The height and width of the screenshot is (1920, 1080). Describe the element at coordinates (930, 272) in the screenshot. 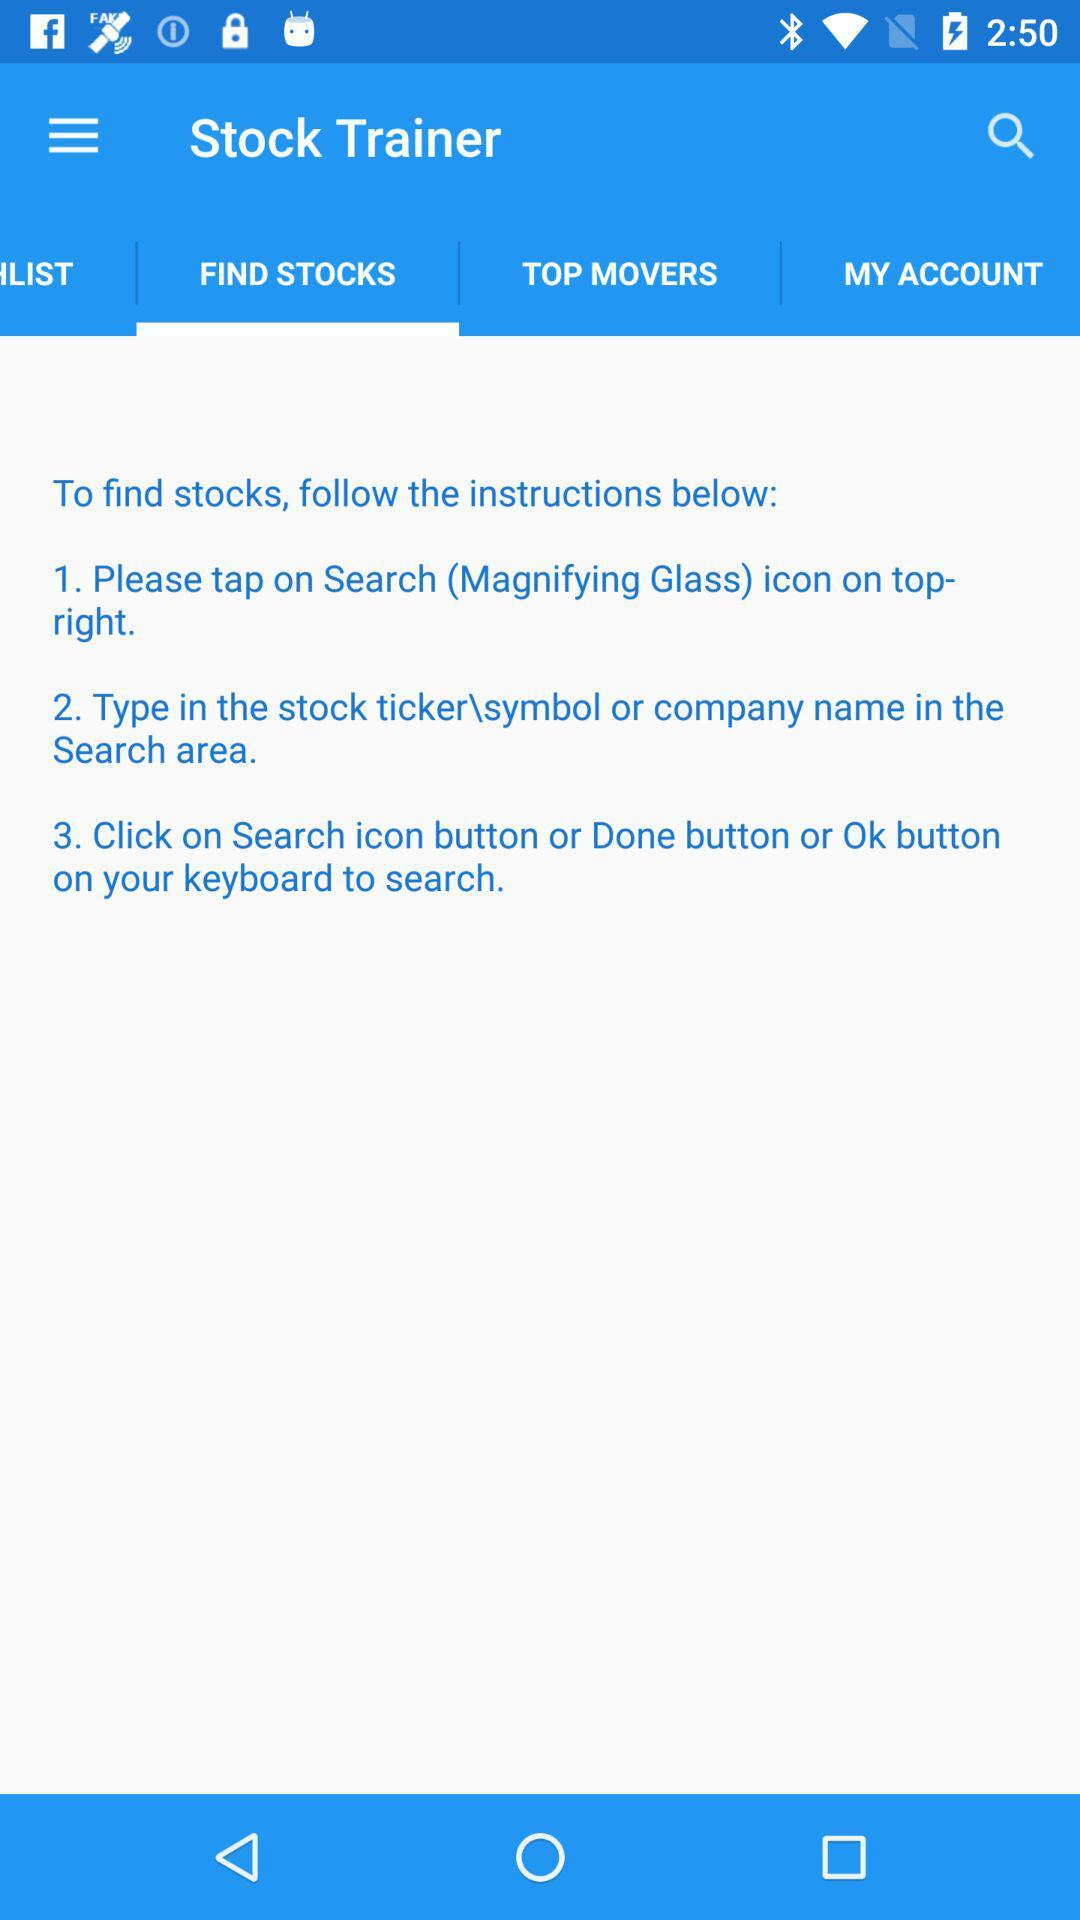

I see `the my account app` at that location.